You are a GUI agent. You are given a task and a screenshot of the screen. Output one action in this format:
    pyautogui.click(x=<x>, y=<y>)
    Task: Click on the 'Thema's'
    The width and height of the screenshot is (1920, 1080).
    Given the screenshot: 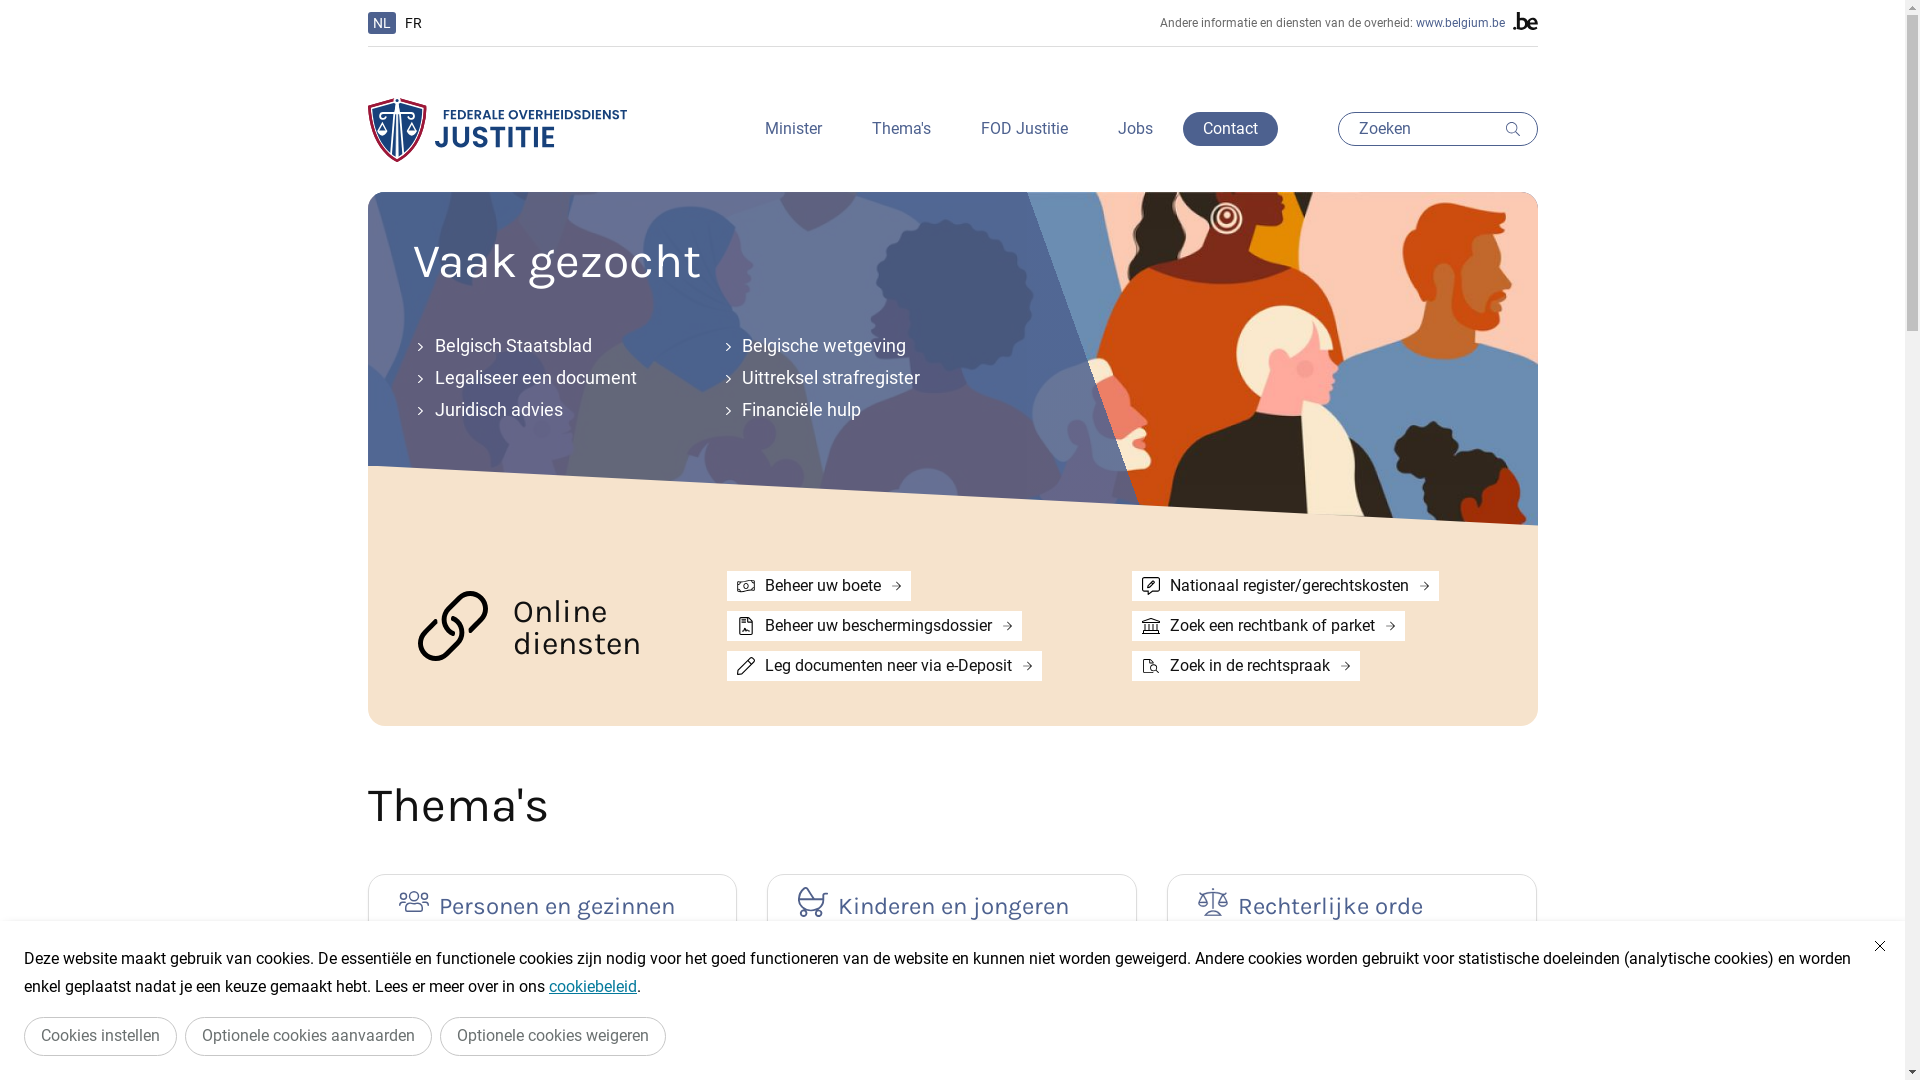 What is the action you would take?
    pyautogui.click(x=900, y=128)
    